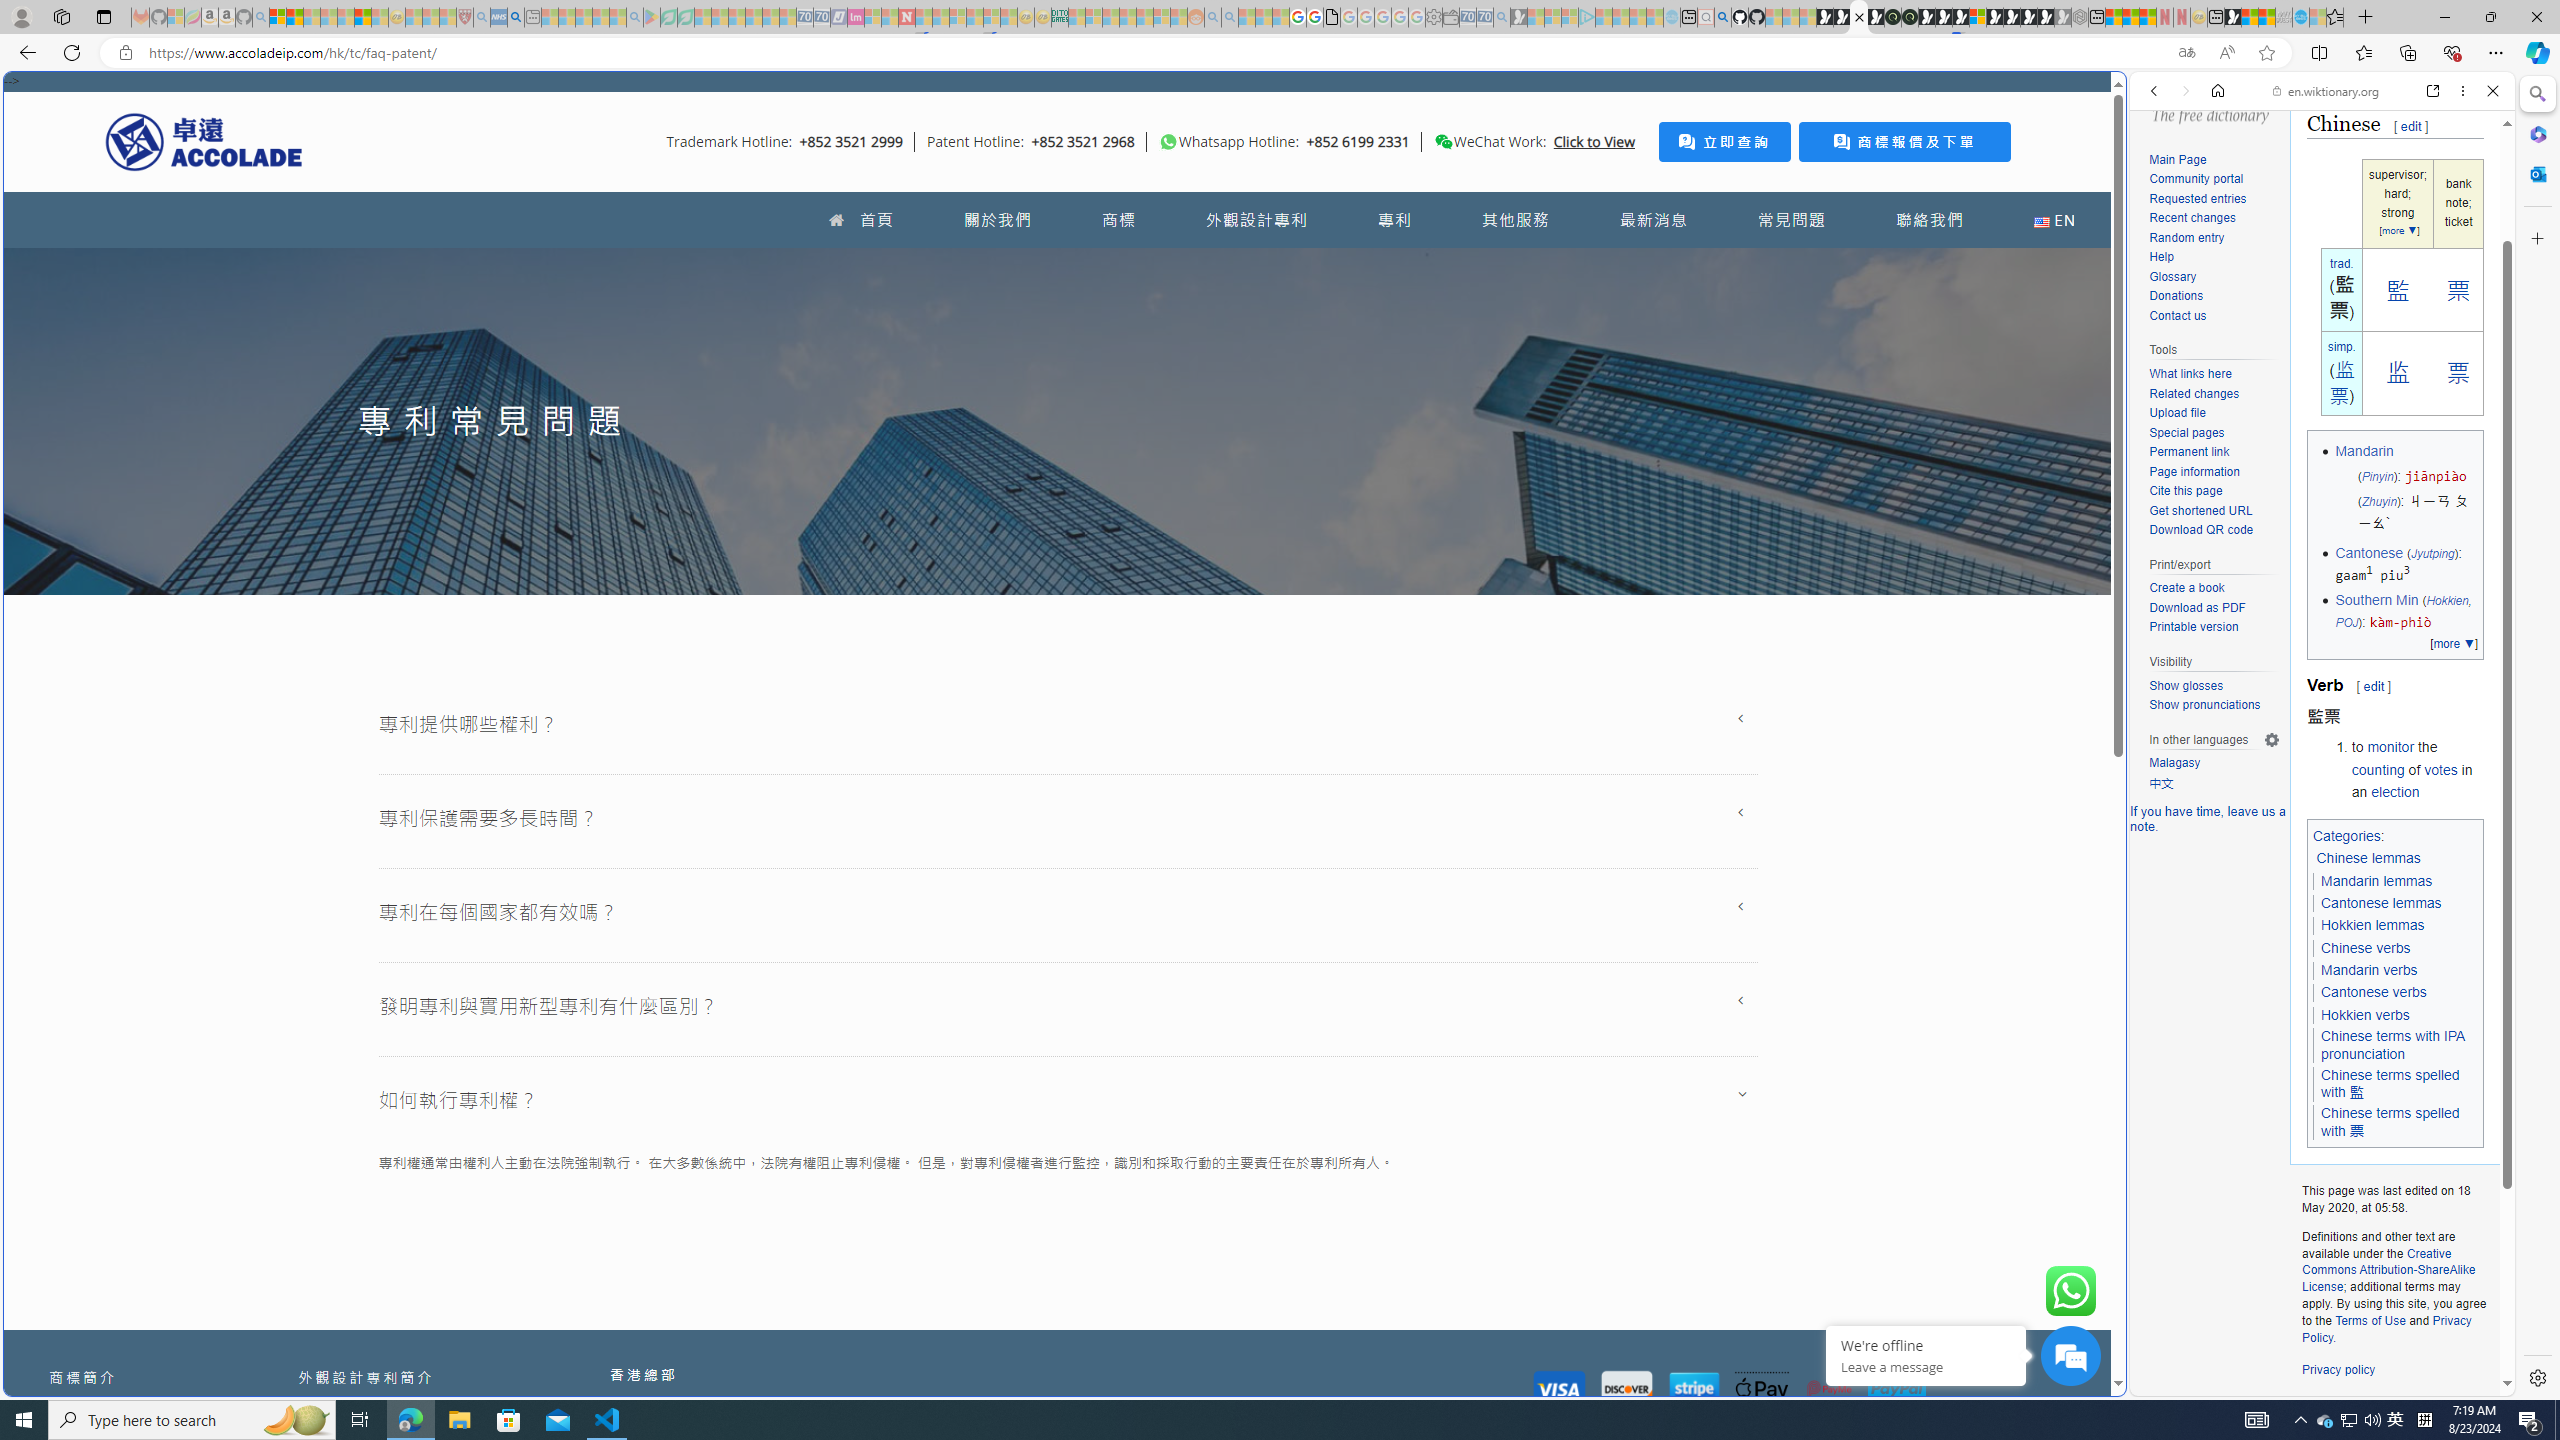 Image resolution: width=2560 pixels, height=1440 pixels. What do you see at coordinates (2213, 531) in the screenshot?
I see `'Download QR code'` at bounding box center [2213, 531].